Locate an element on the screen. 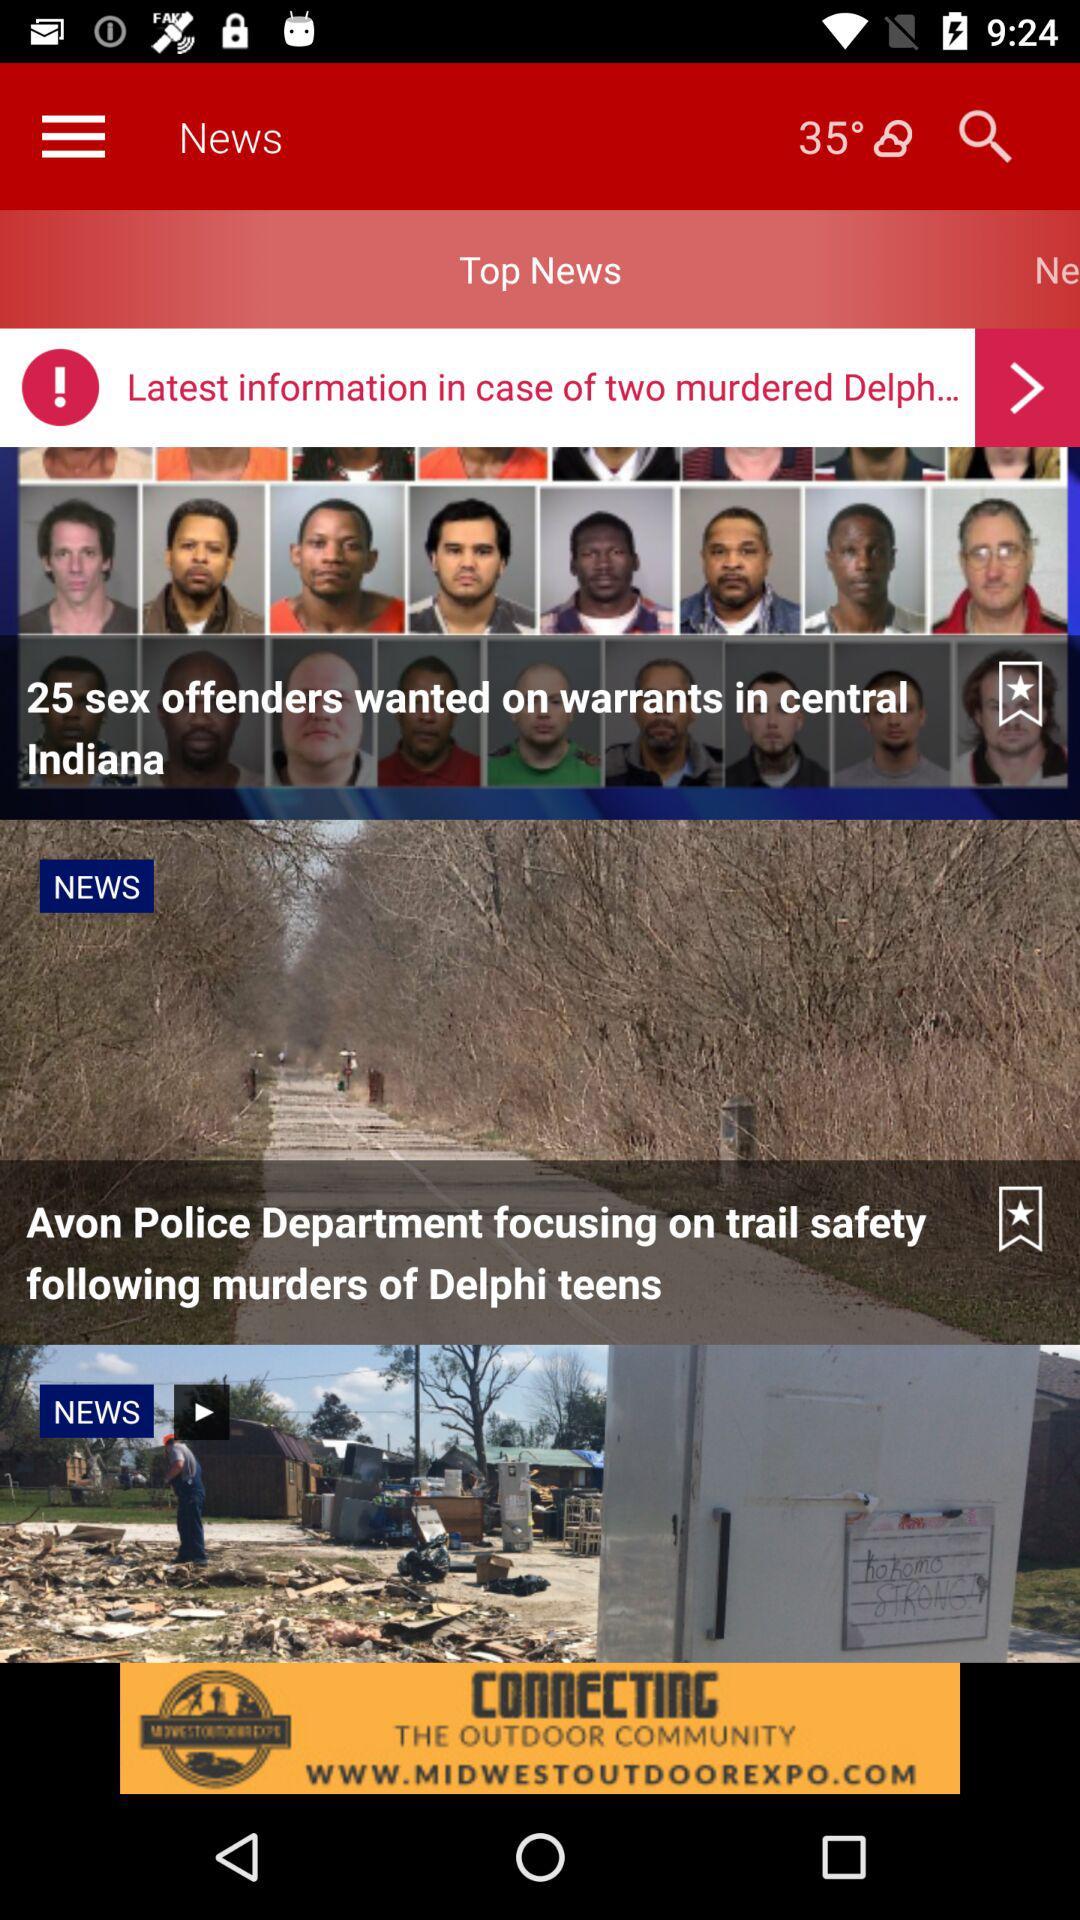 This screenshot has height=1920, width=1080. customs is located at coordinates (72, 135).